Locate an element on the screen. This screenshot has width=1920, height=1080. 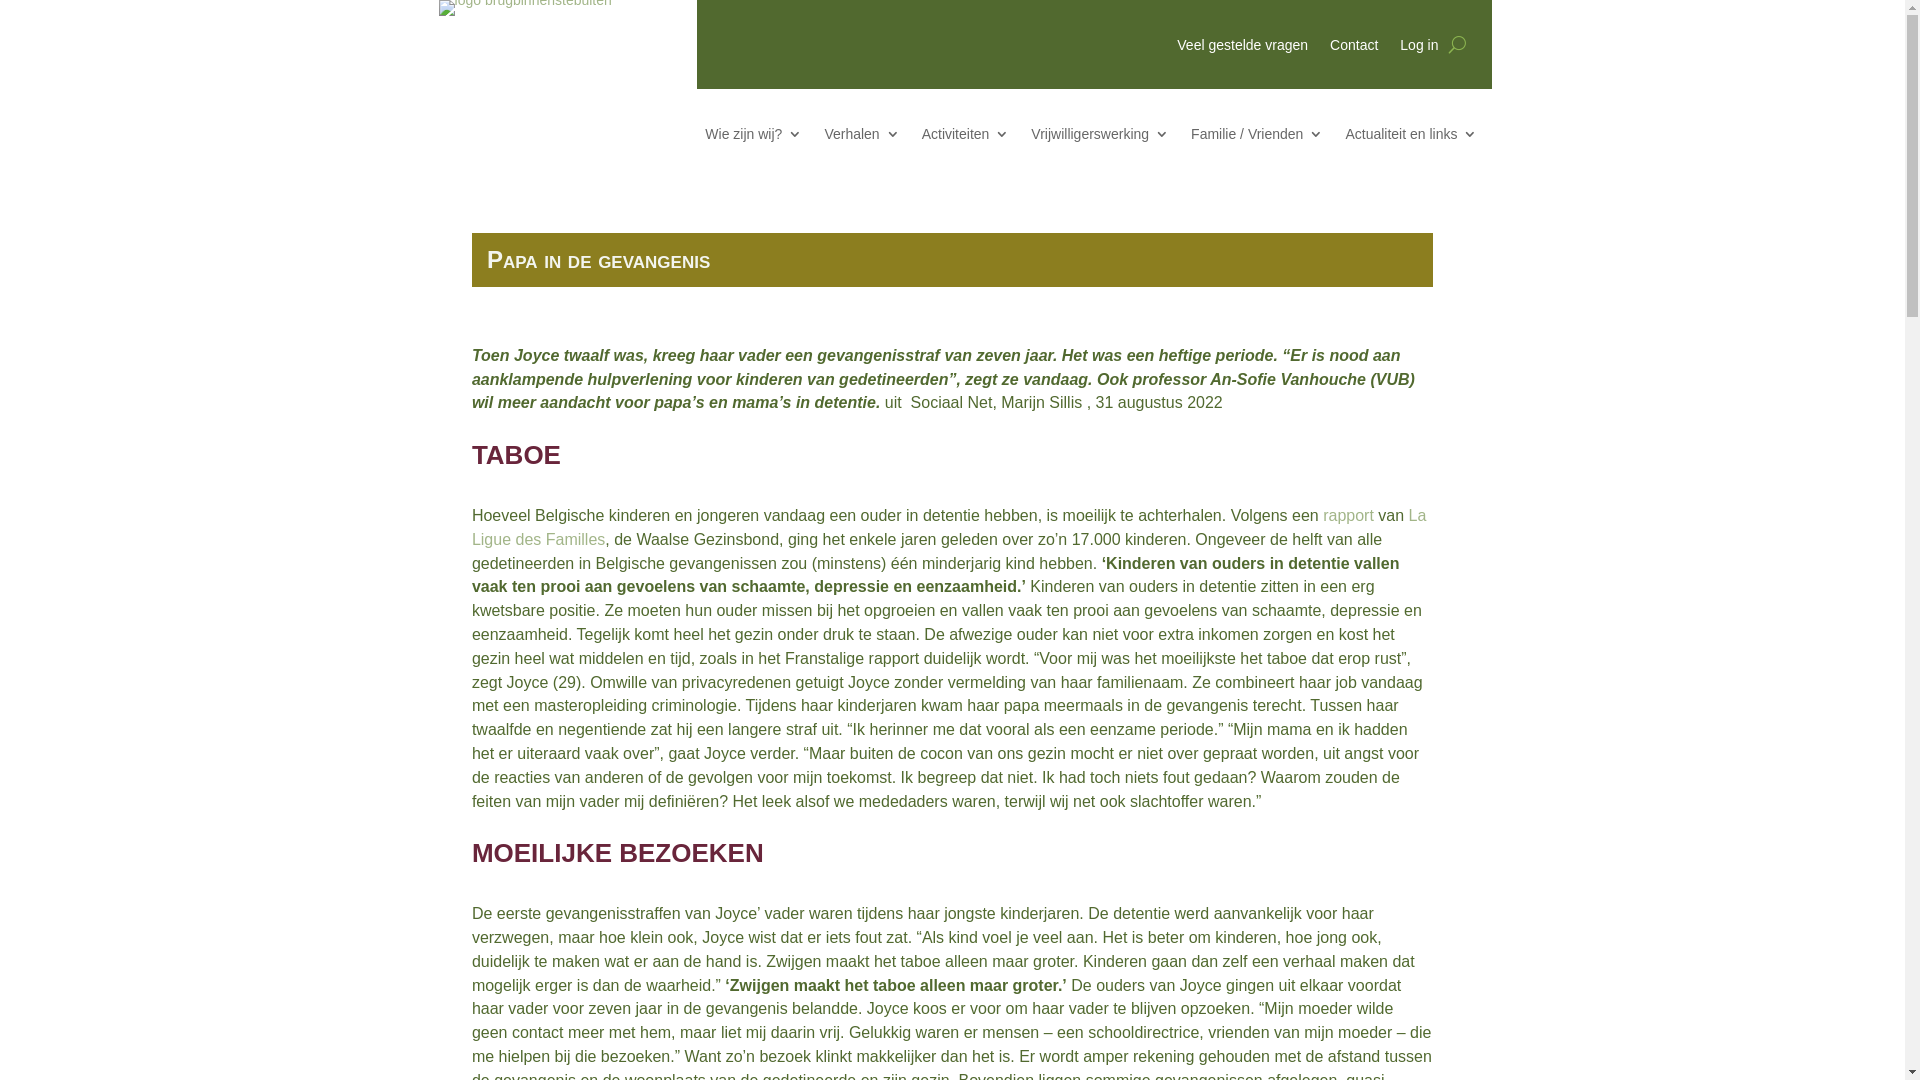
'Verhalen' is located at coordinates (861, 137).